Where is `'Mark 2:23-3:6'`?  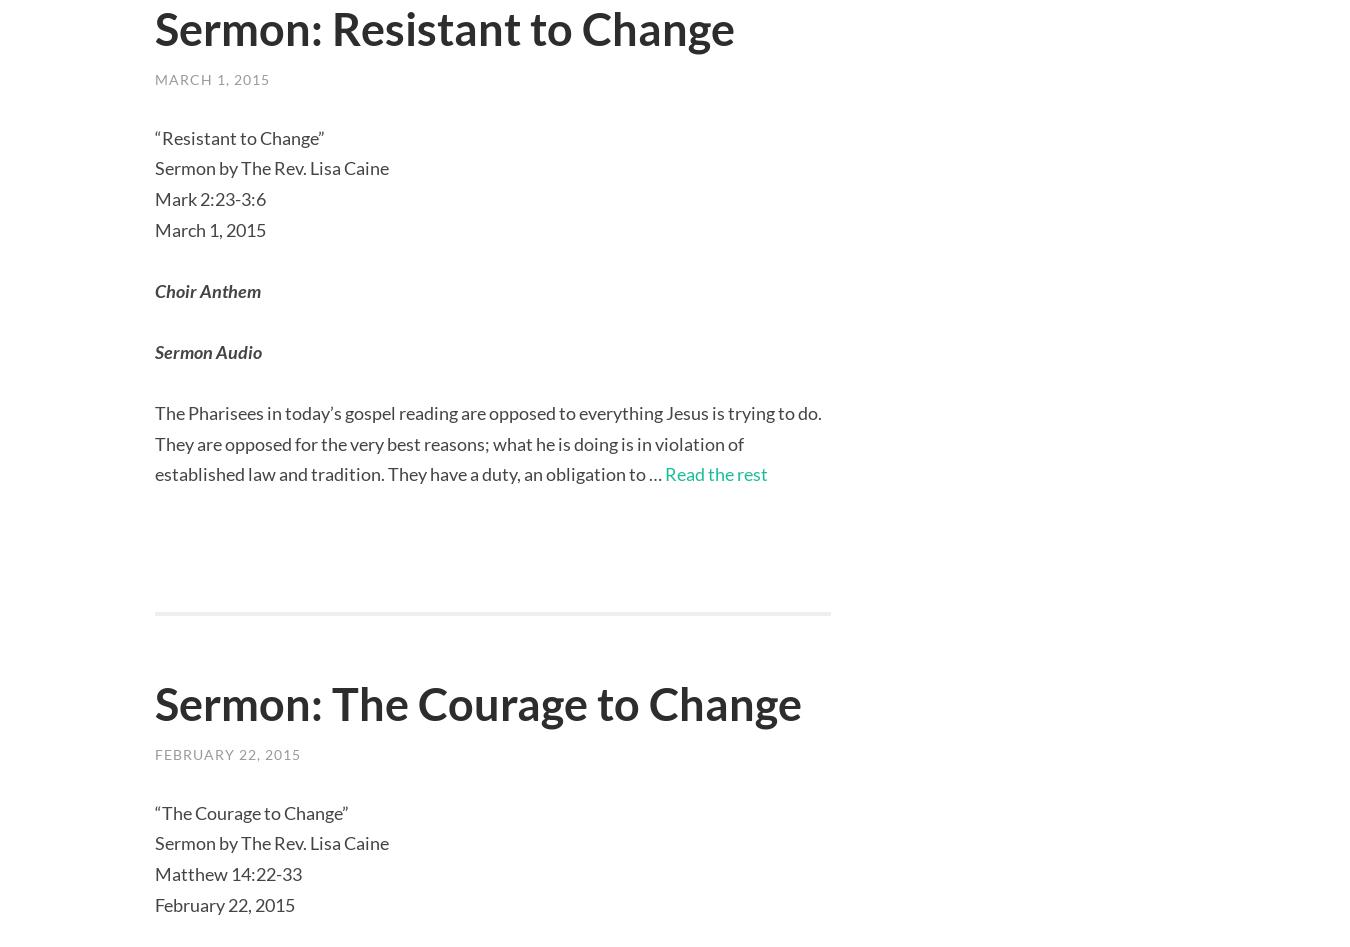 'Mark 2:23-3:6' is located at coordinates (210, 198).